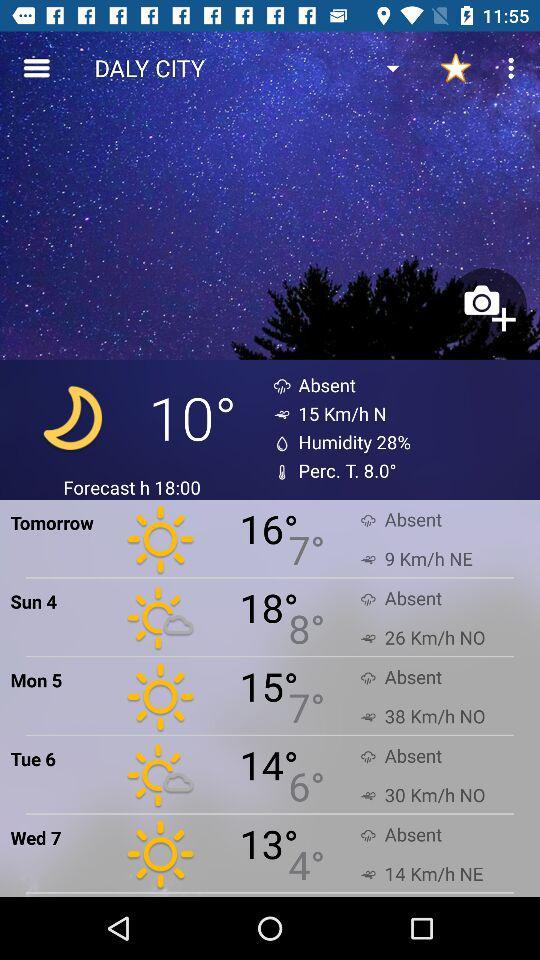 This screenshot has width=540, height=960. I want to click on a picture, so click(486, 307).